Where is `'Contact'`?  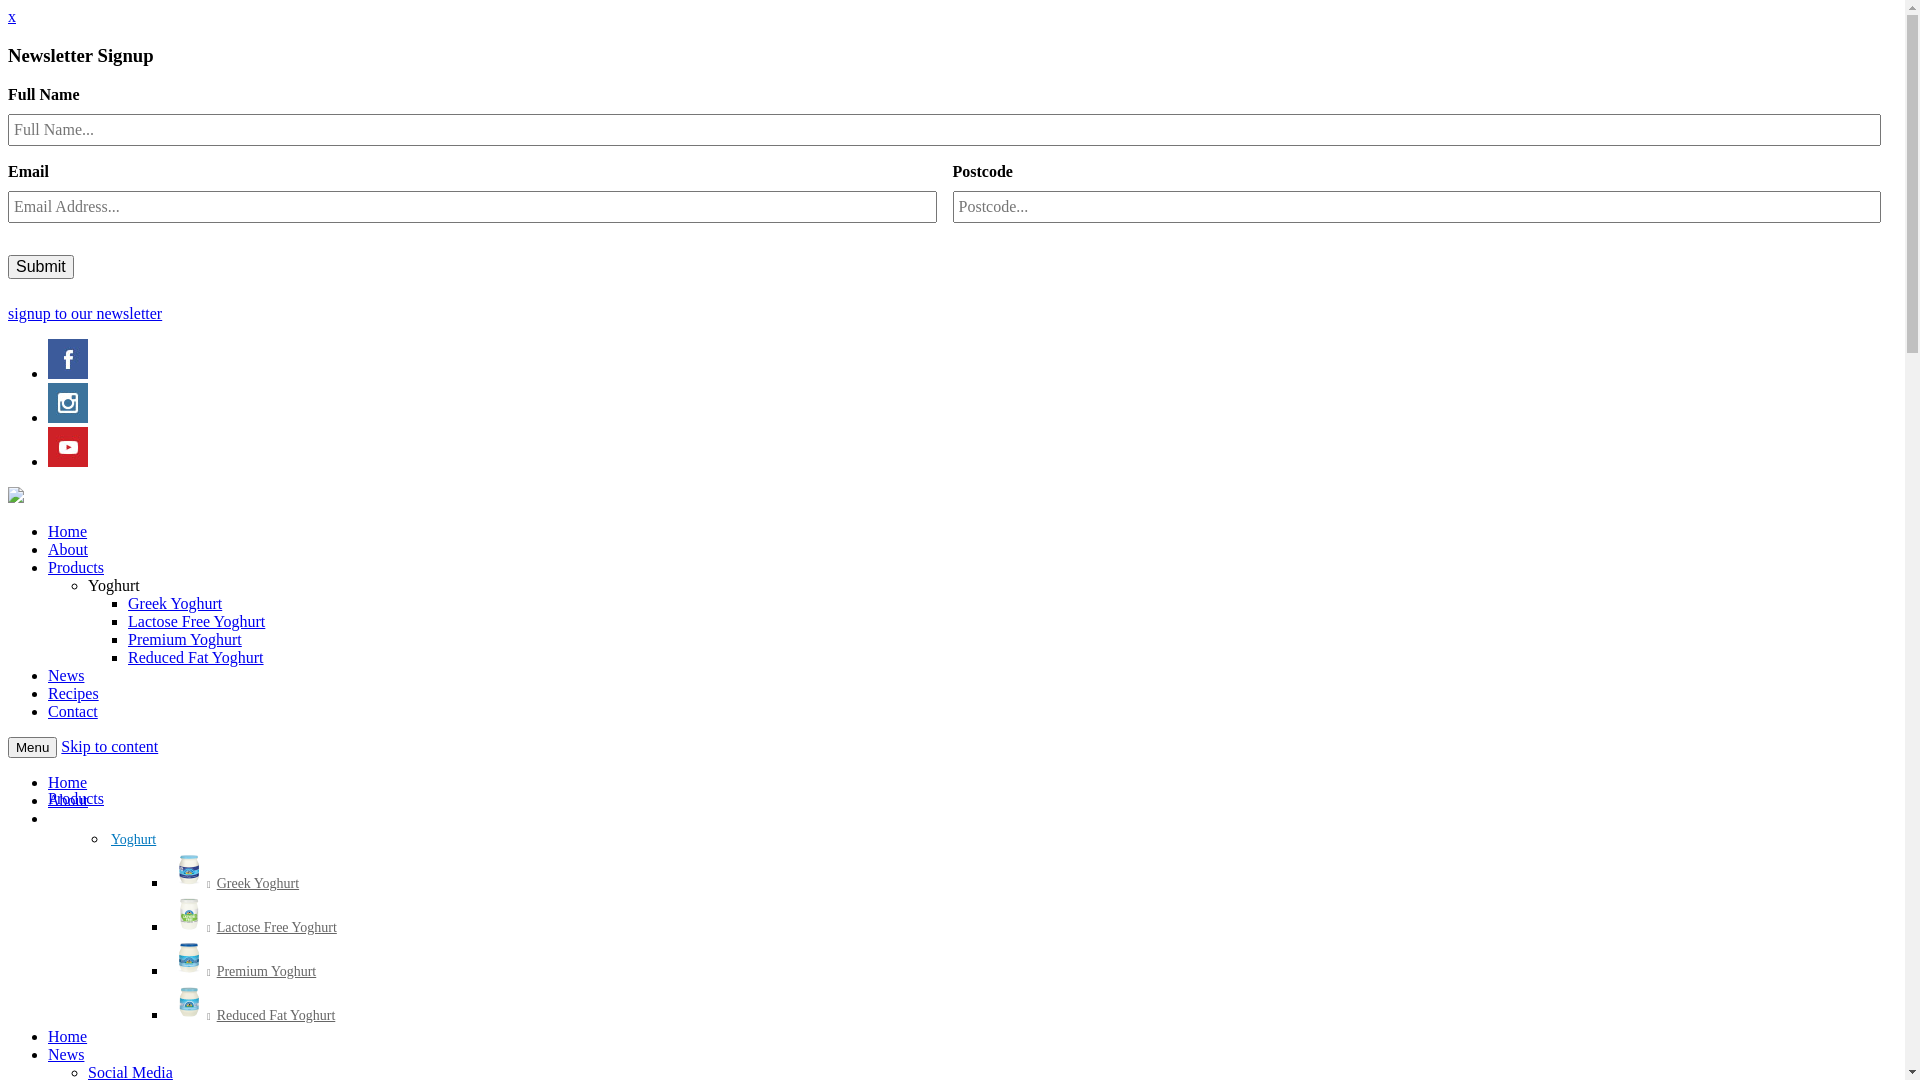
'Contact' is located at coordinates (72, 710).